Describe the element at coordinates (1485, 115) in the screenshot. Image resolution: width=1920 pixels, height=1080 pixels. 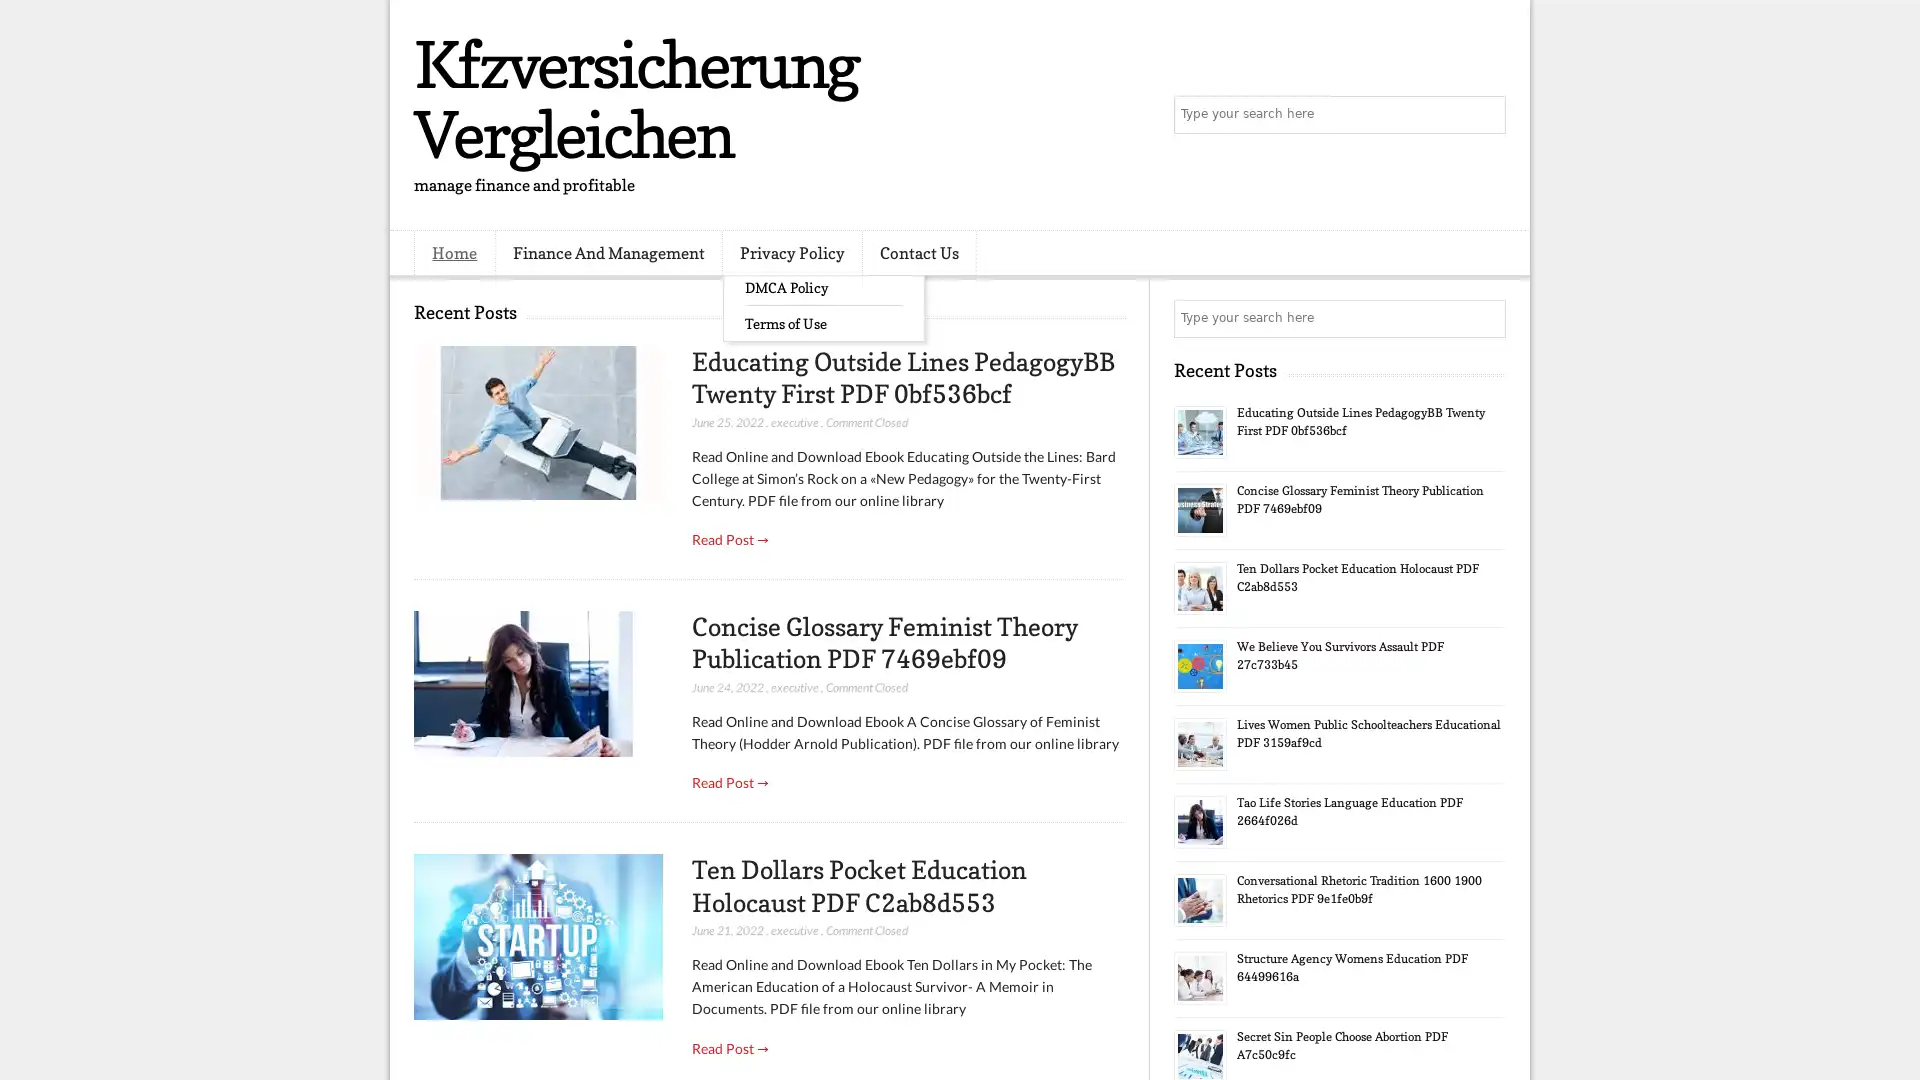
I see `Search` at that location.